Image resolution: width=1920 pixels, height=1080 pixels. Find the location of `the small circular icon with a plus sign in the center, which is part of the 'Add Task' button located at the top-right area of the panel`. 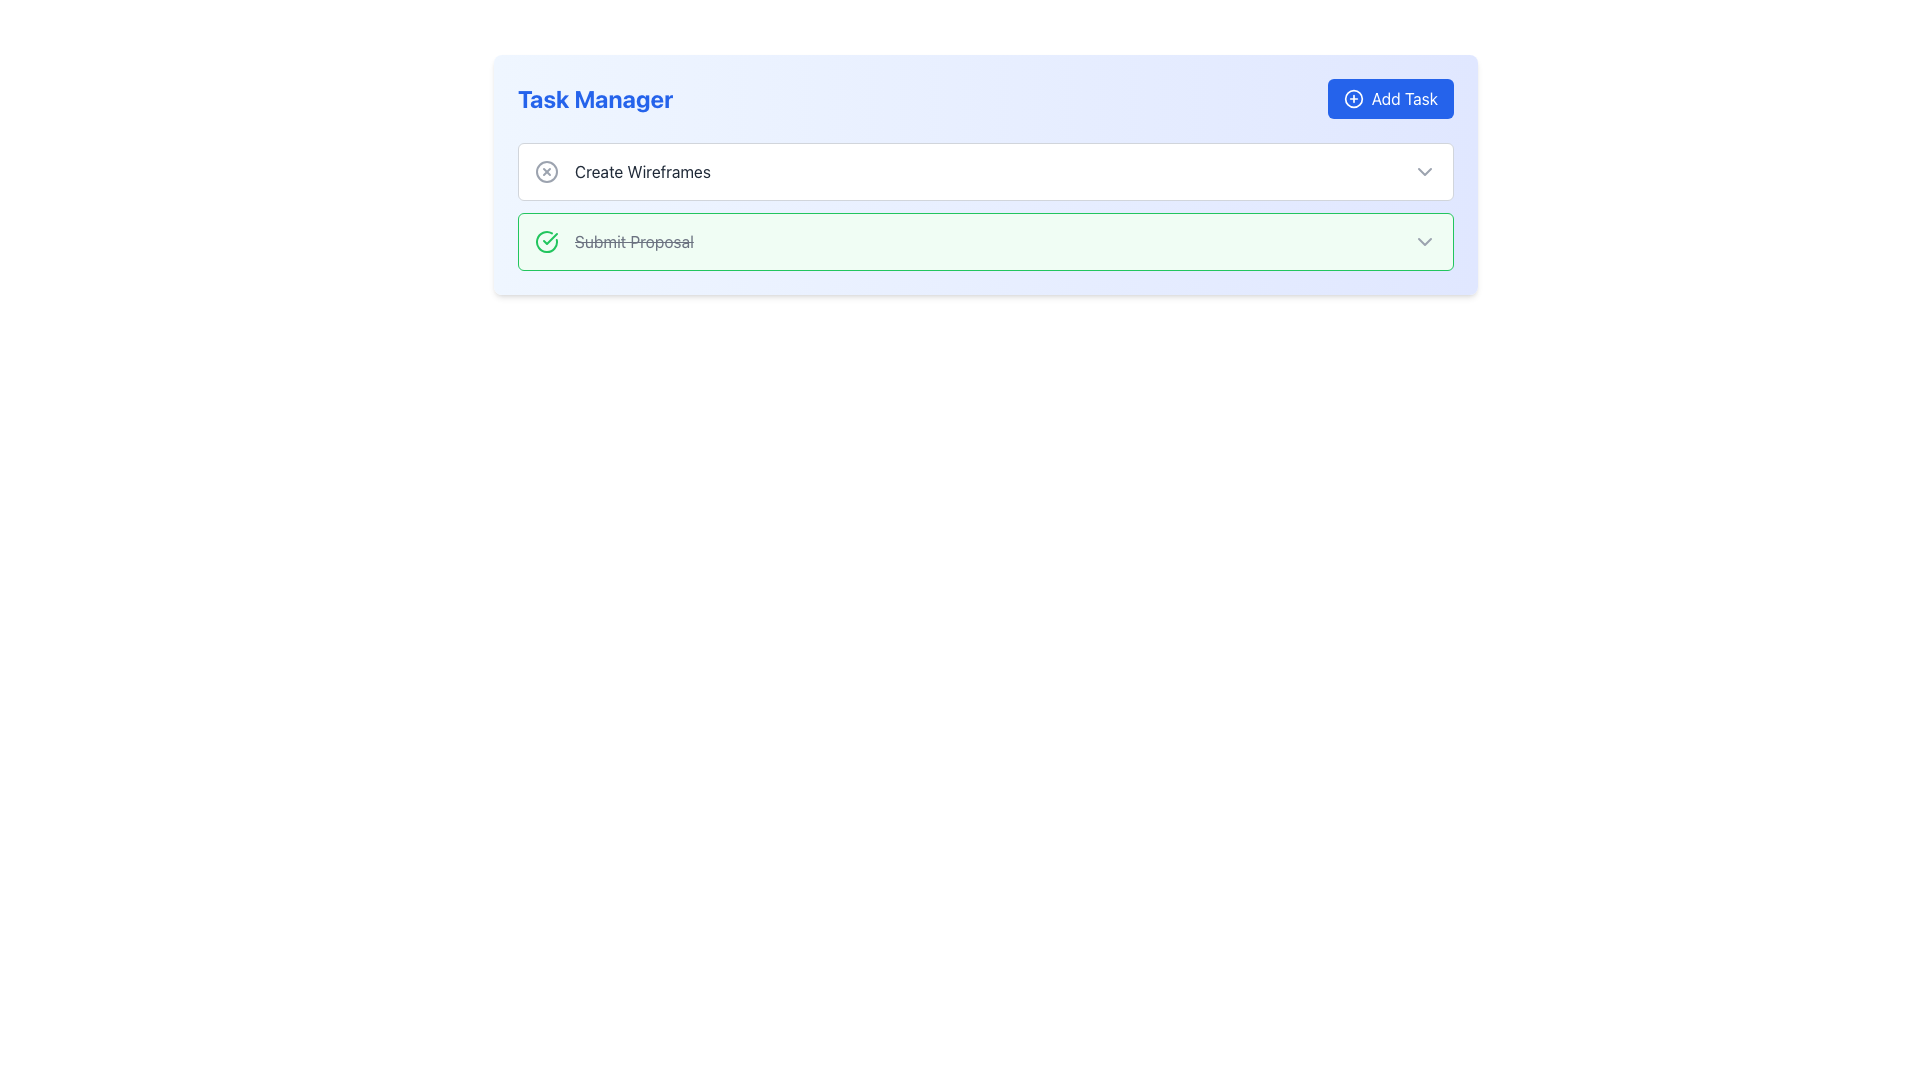

the small circular icon with a plus sign in the center, which is part of the 'Add Task' button located at the top-right area of the panel is located at coordinates (1353, 99).